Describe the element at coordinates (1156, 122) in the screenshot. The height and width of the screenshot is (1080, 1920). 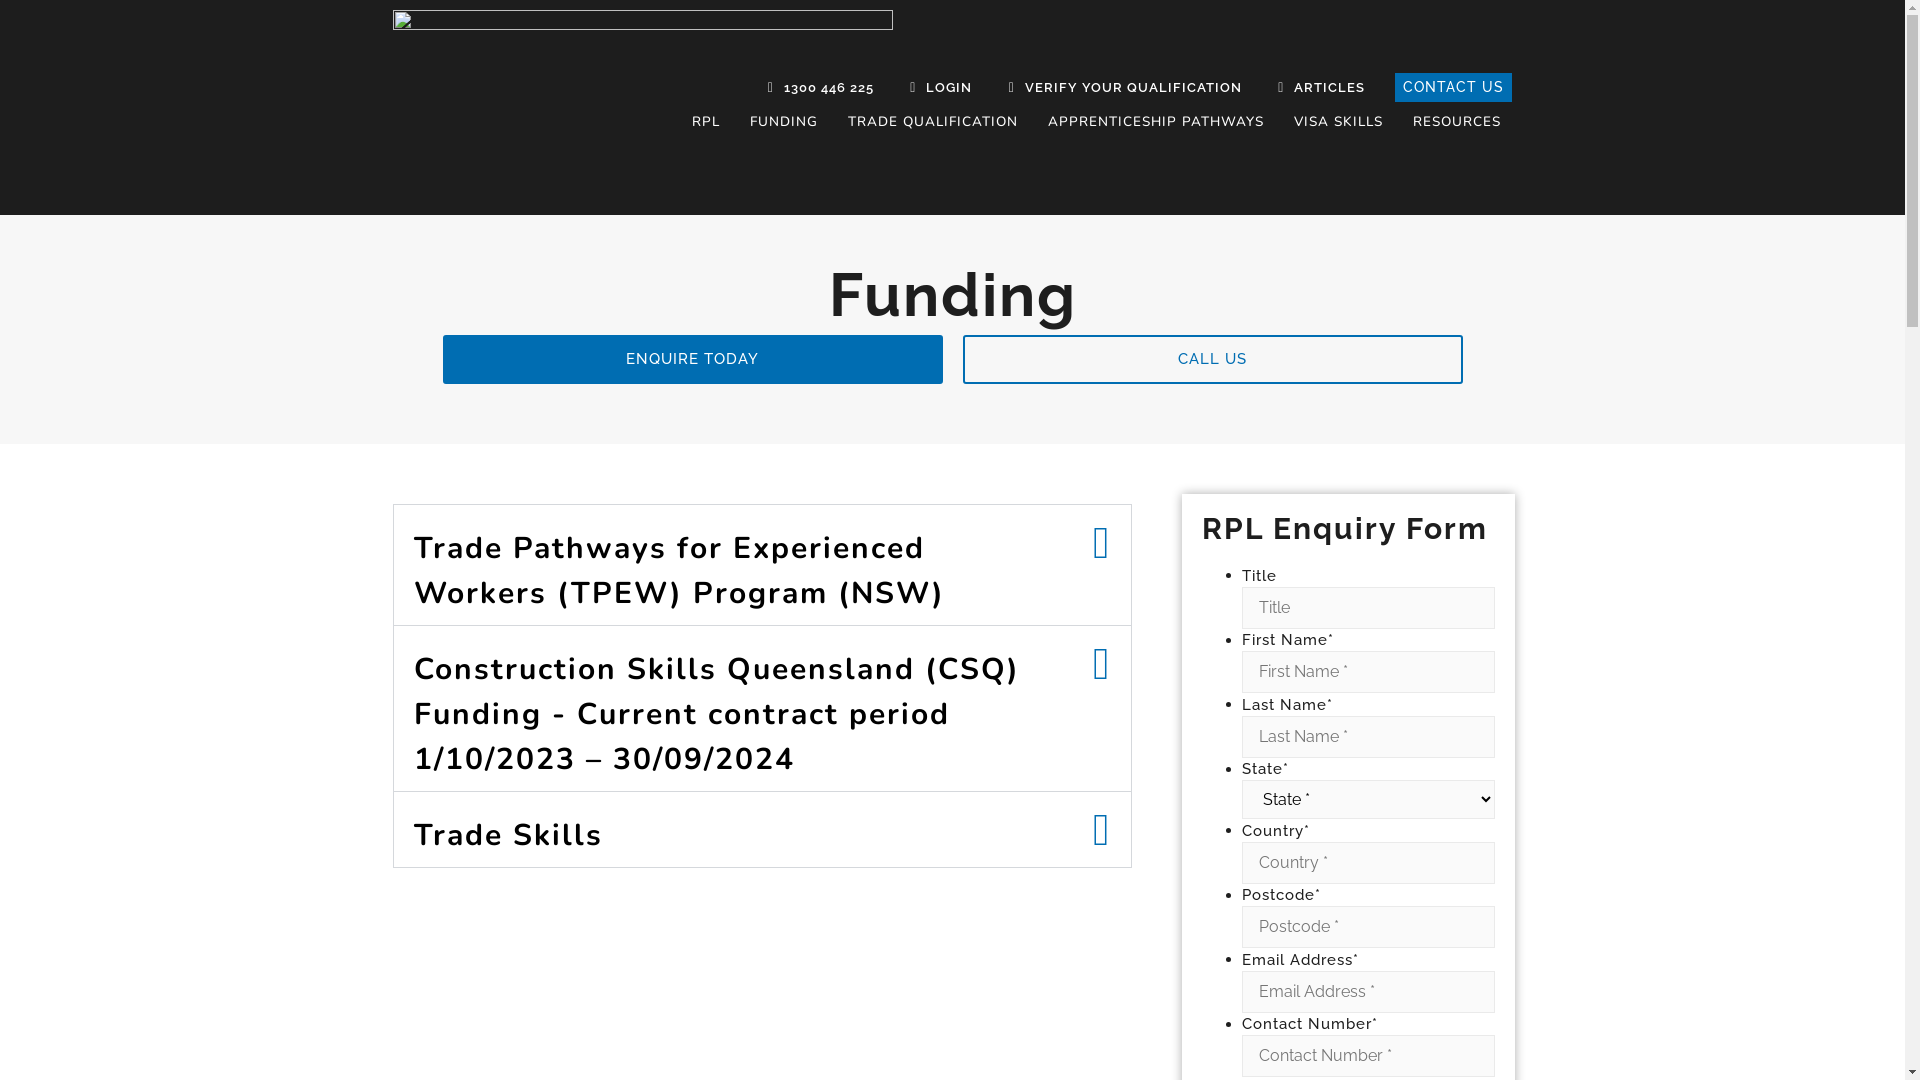
I see `'APPRENTICESHIP PATHWAYS'` at that location.